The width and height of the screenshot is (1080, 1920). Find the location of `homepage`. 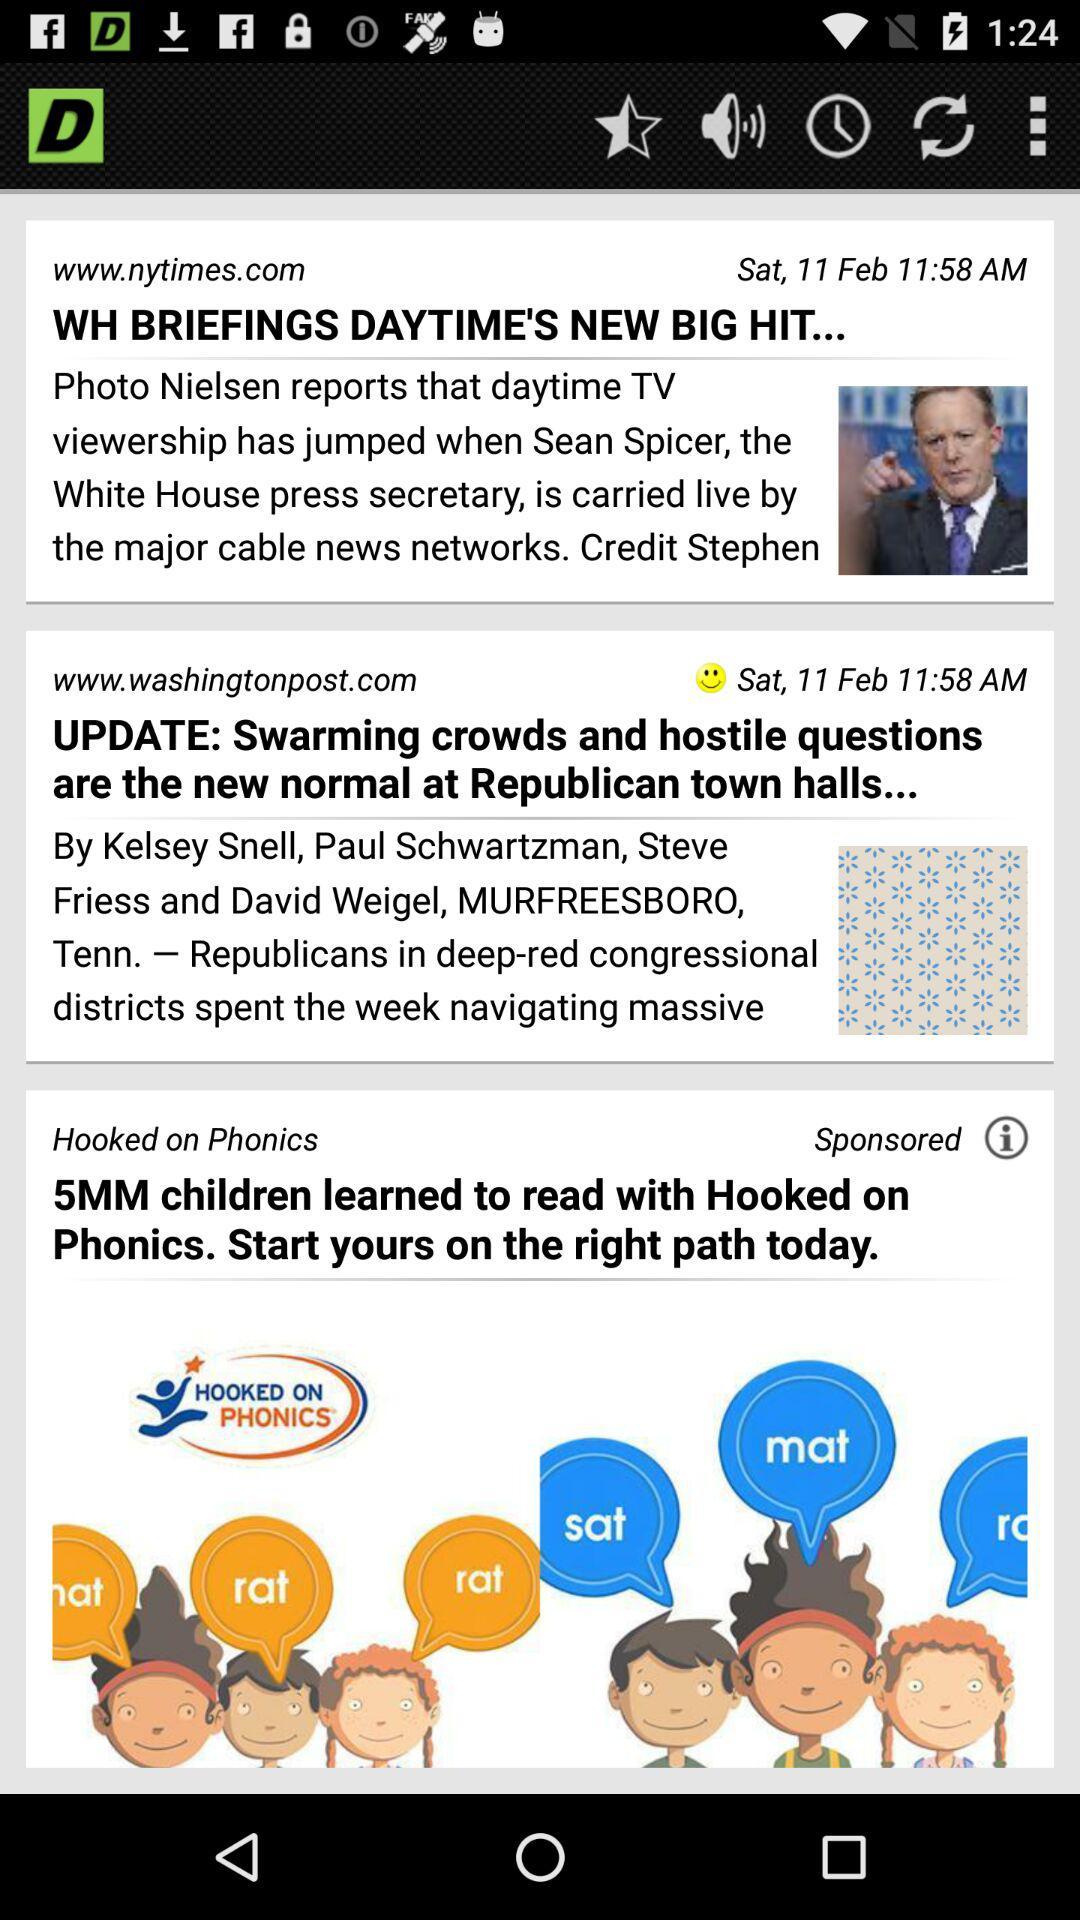

homepage is located at coordinates (64, 124).